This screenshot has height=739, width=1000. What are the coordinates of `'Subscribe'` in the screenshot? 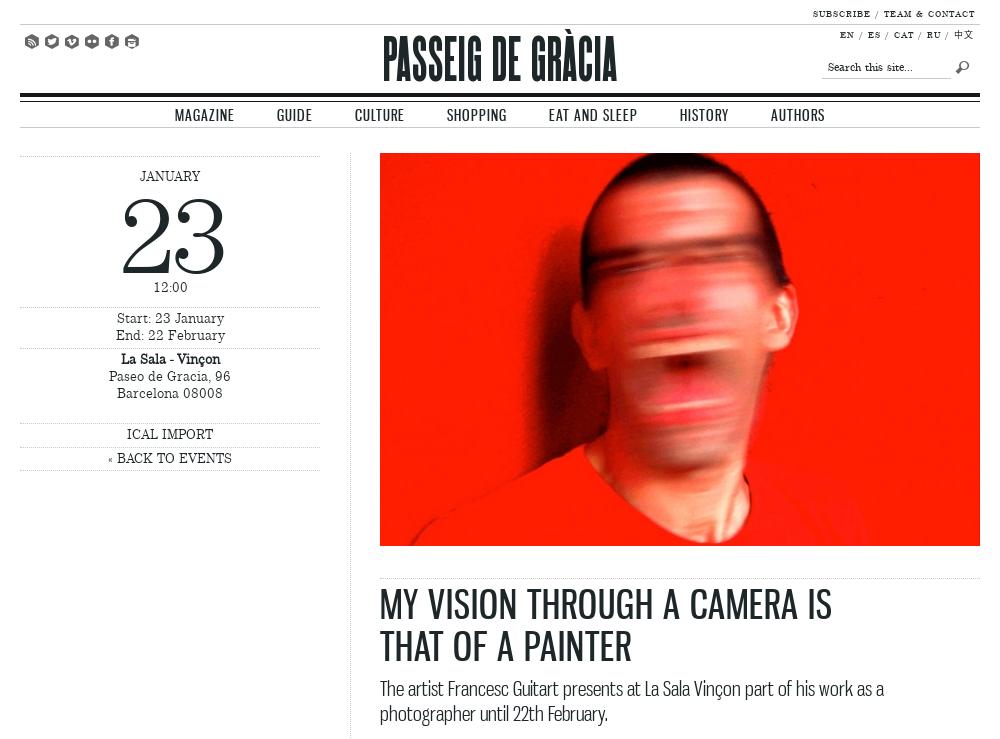 It's located at (841, 12).